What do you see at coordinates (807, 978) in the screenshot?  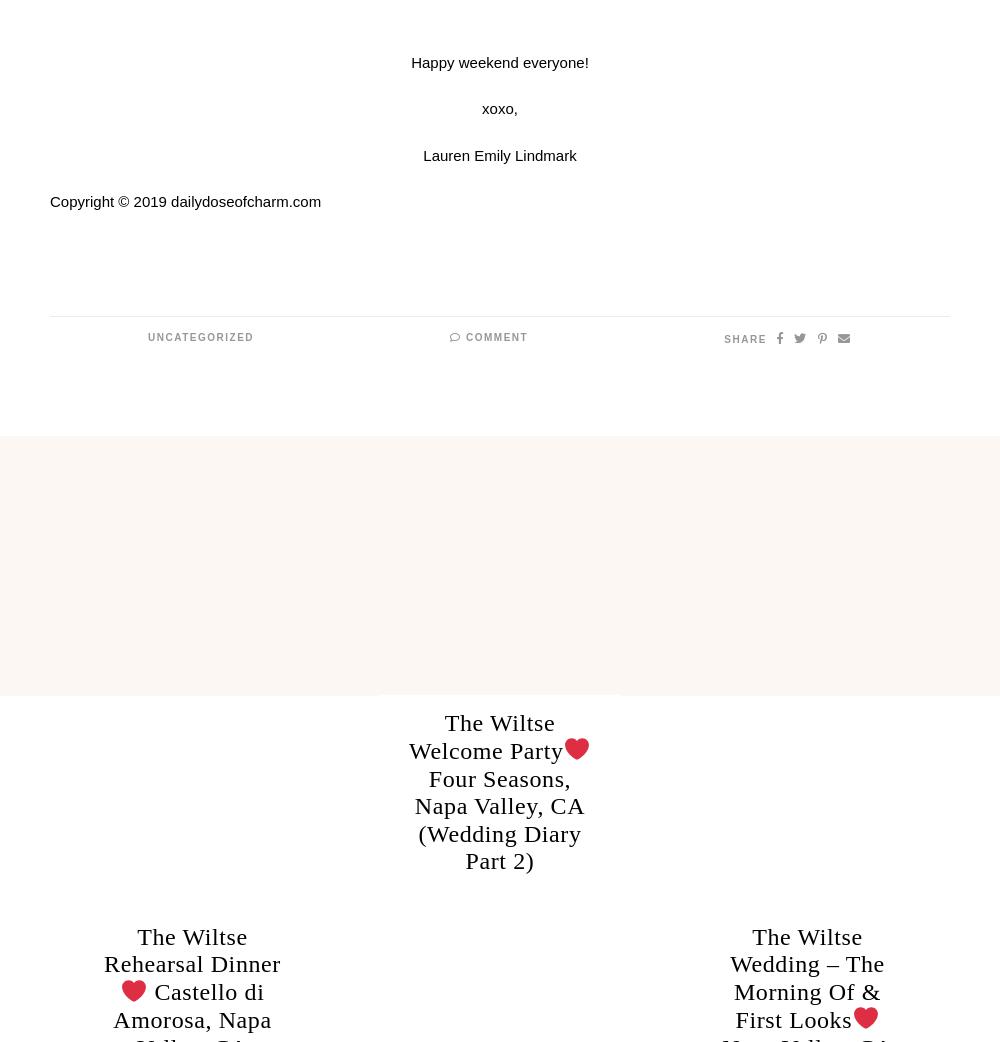 I see `'The Wiltse Wedding – The Morning Of & First Looks'` at bounding box center [807, 978].